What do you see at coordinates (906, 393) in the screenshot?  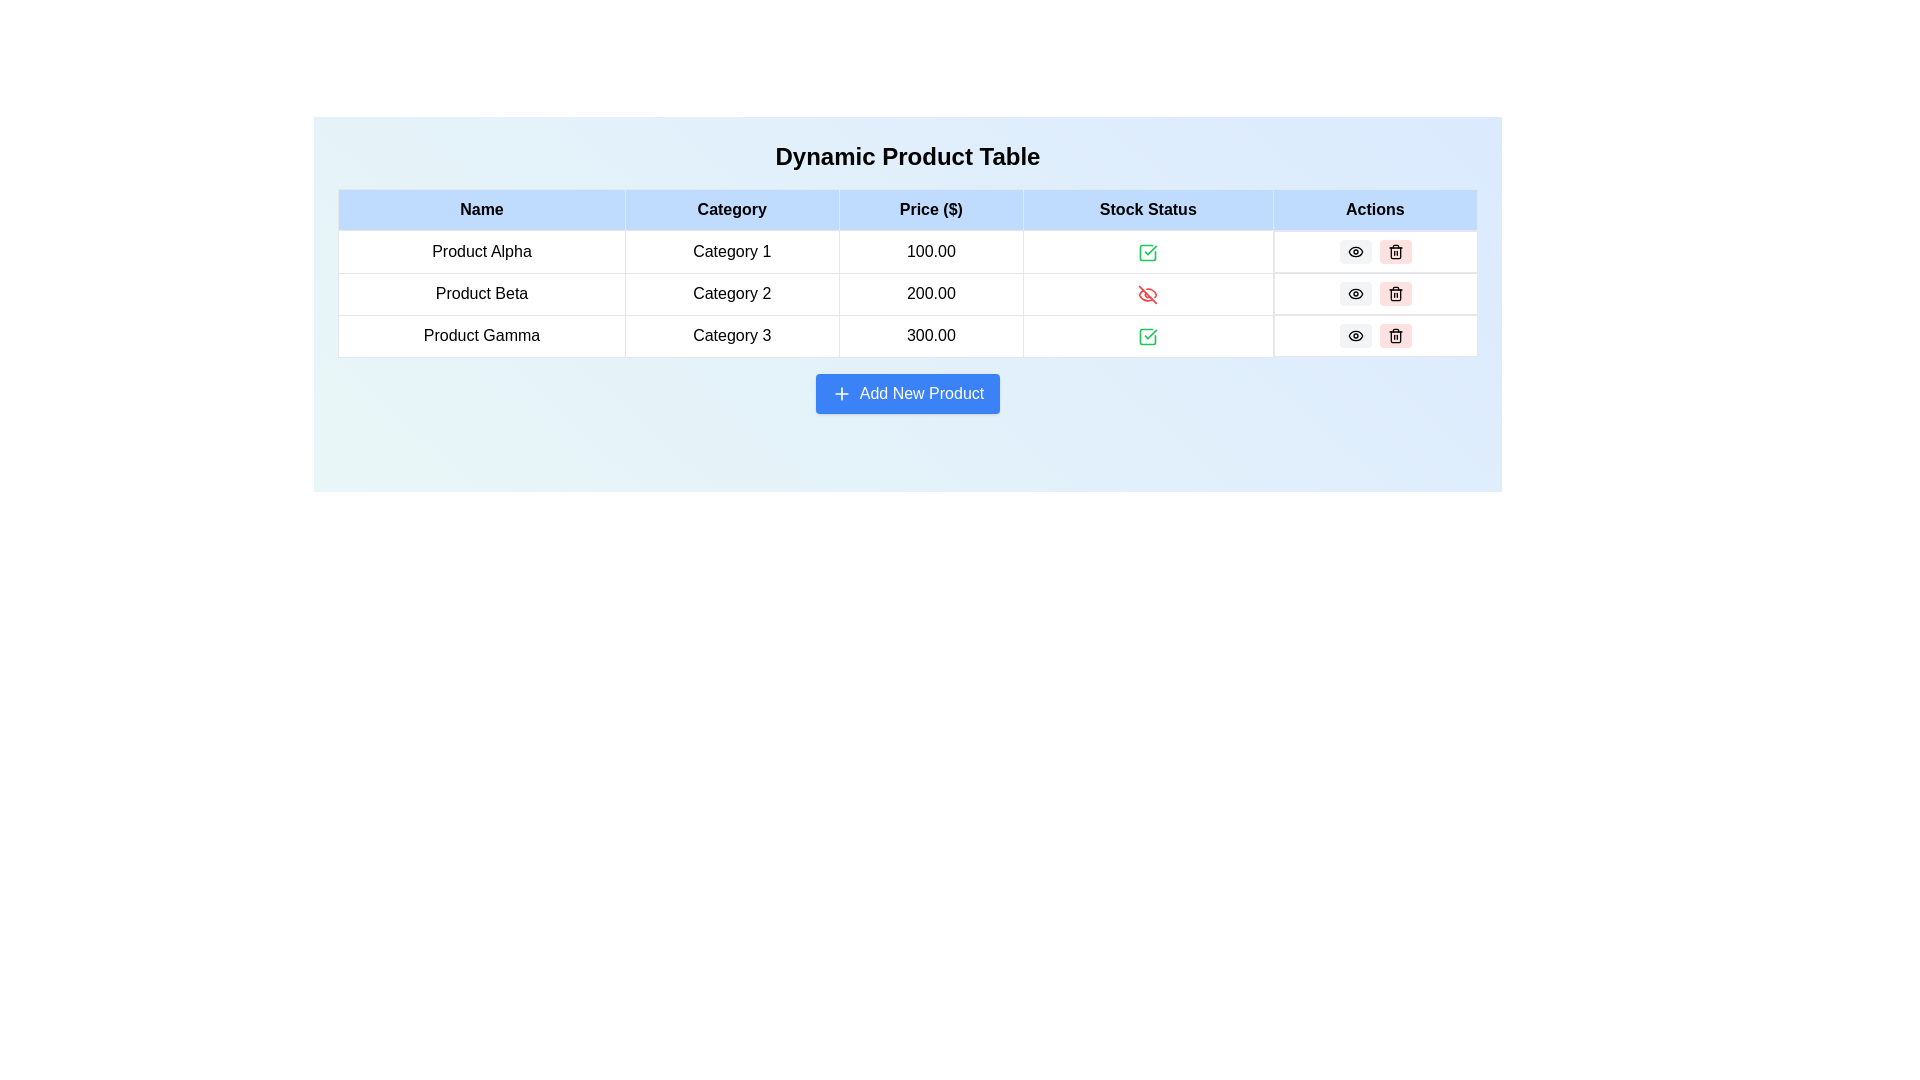 I see `the 'Add New Product' button located centrally under the product table` at bounding box center [906, 393].